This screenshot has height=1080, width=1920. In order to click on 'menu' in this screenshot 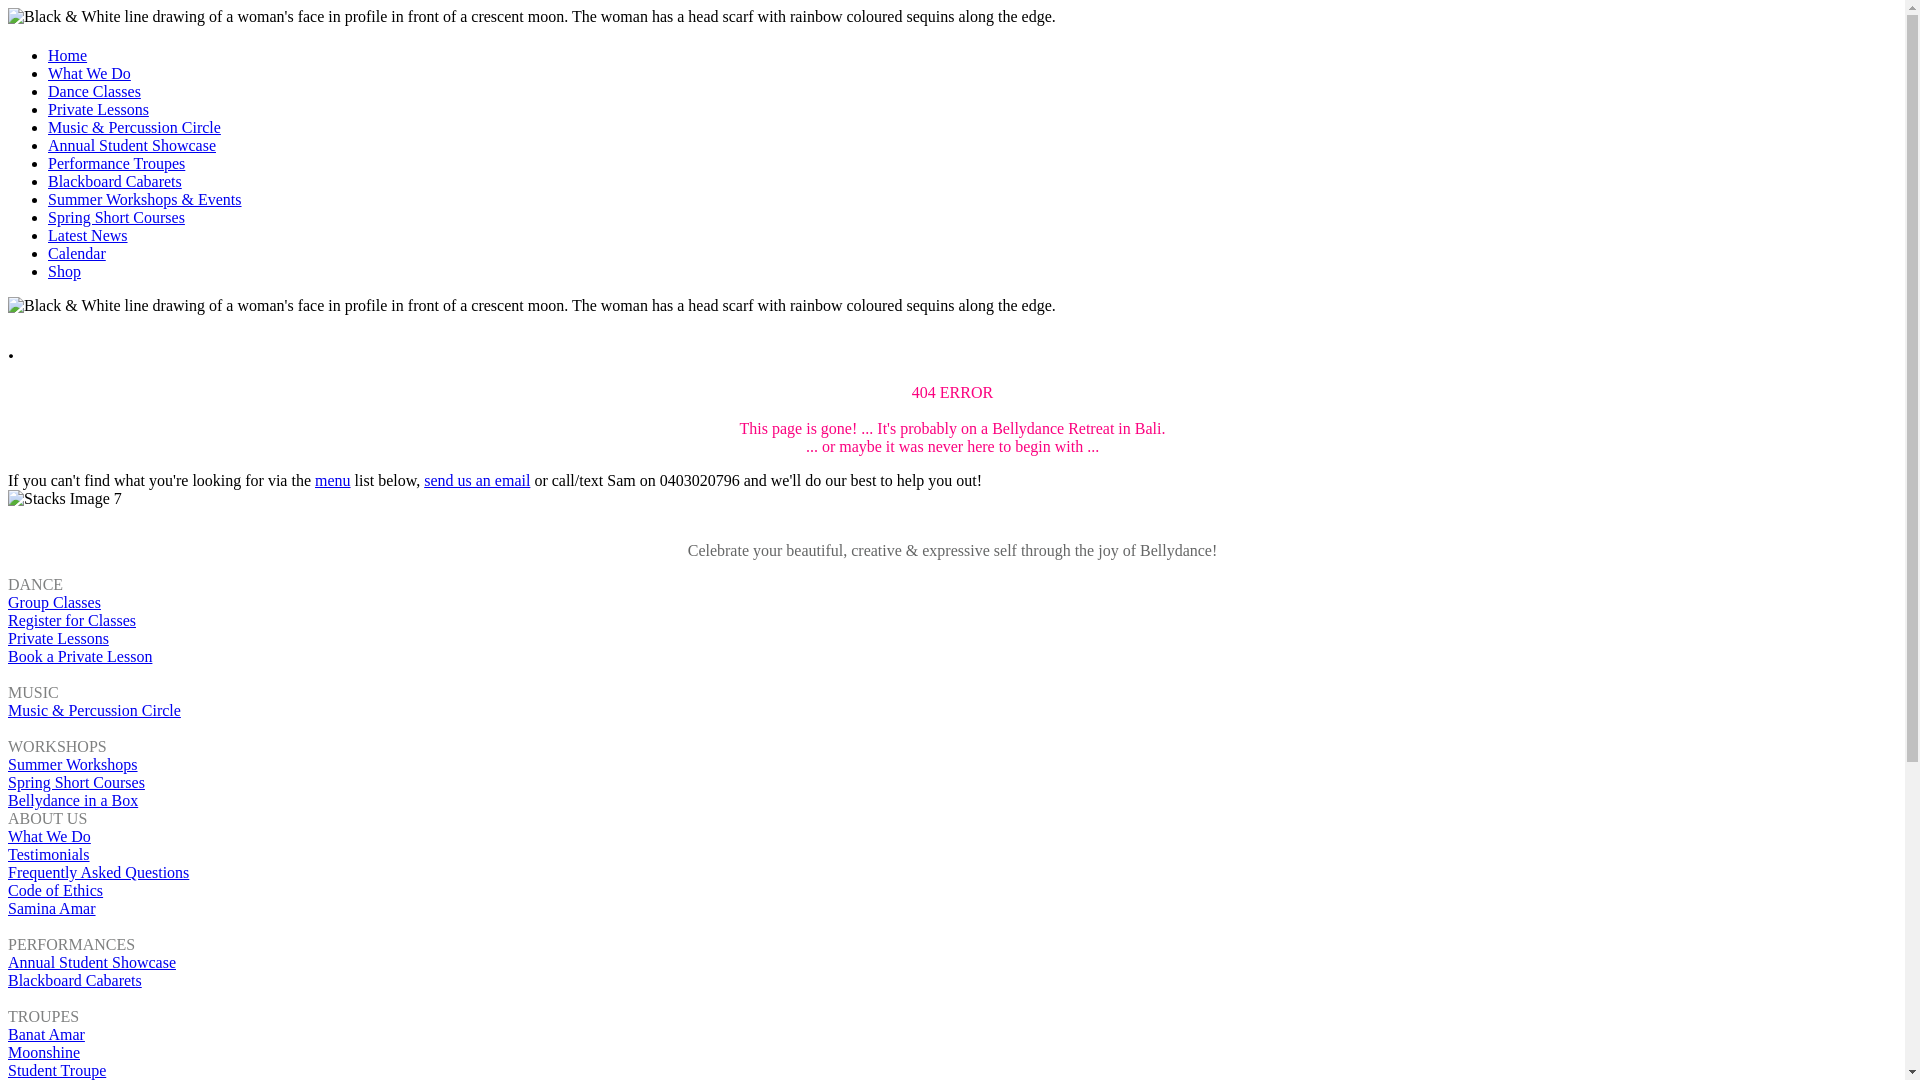, I will do `click(332, 480)`.